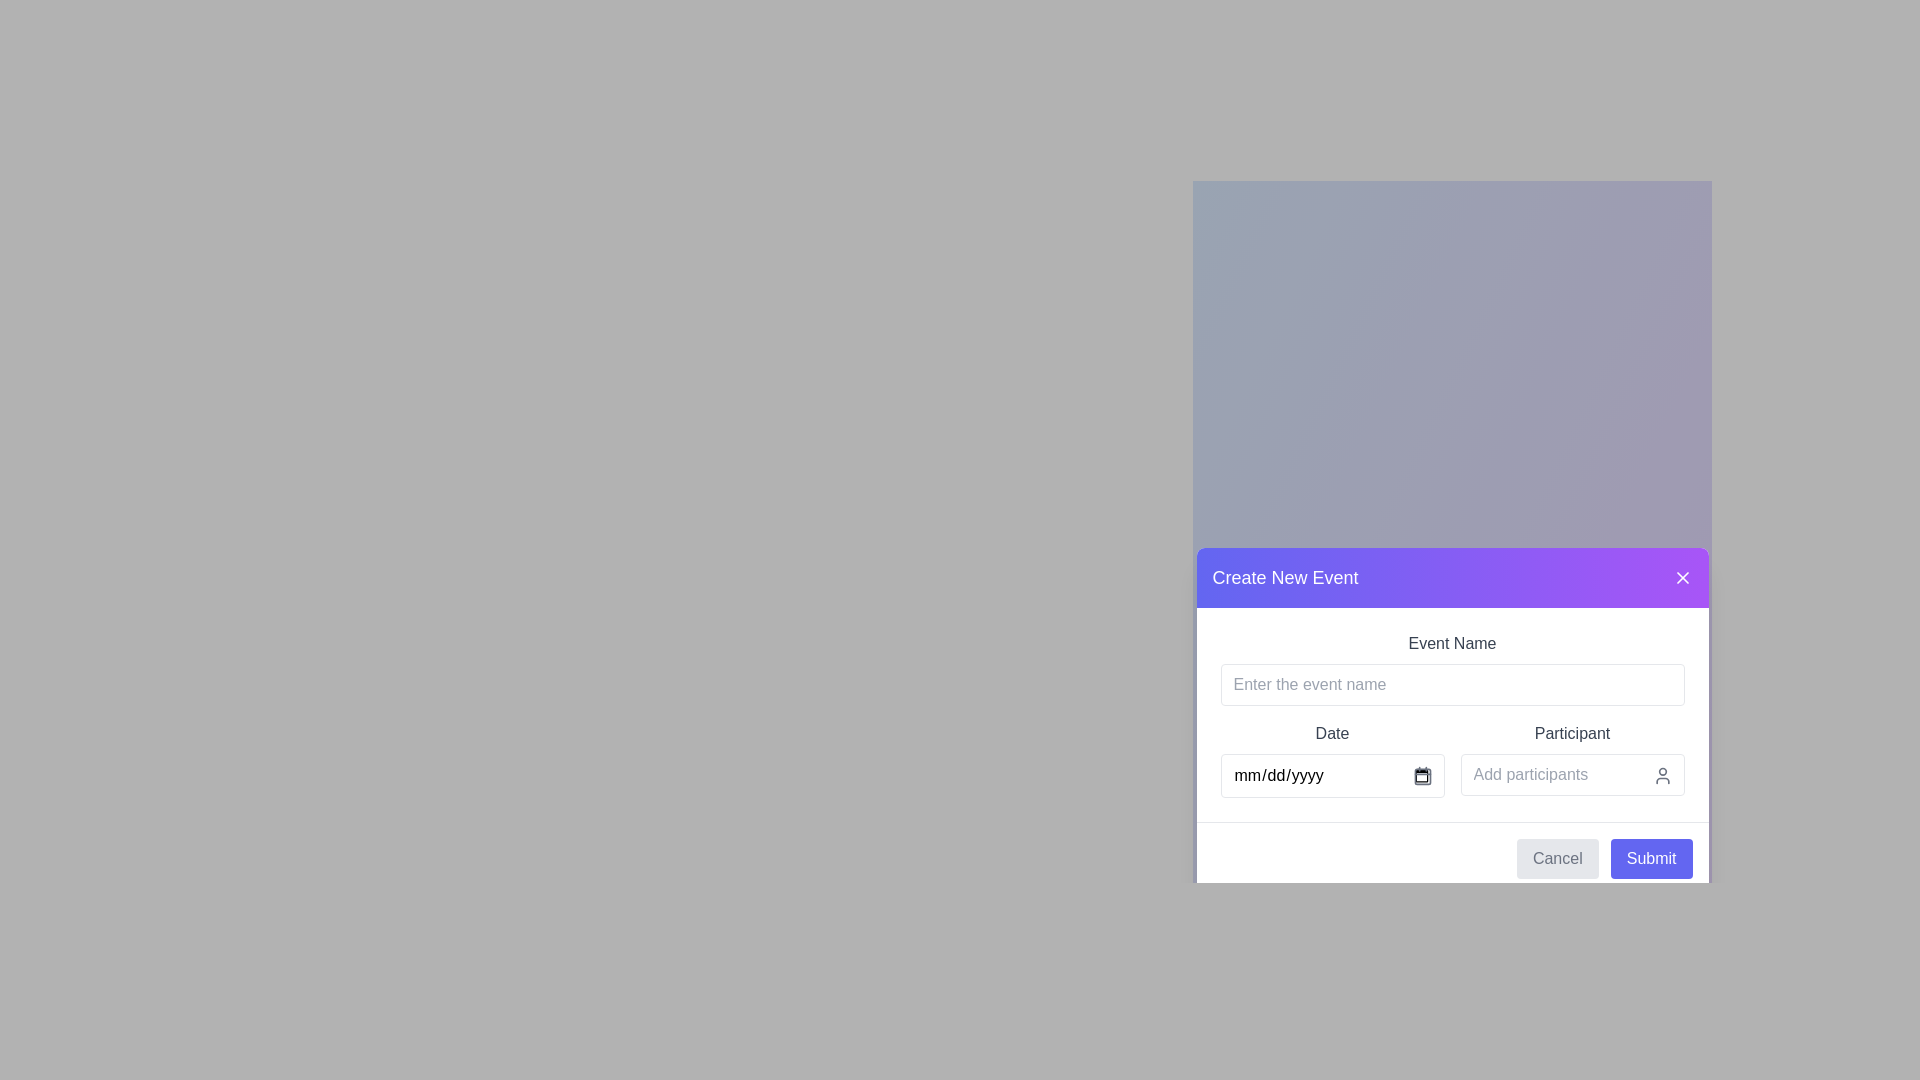  Describe the element at coordinates (1681, 577) in the screenshot. I see `the diagonal cross icon in the top-right corner of the modal's purple header bar` at that location.